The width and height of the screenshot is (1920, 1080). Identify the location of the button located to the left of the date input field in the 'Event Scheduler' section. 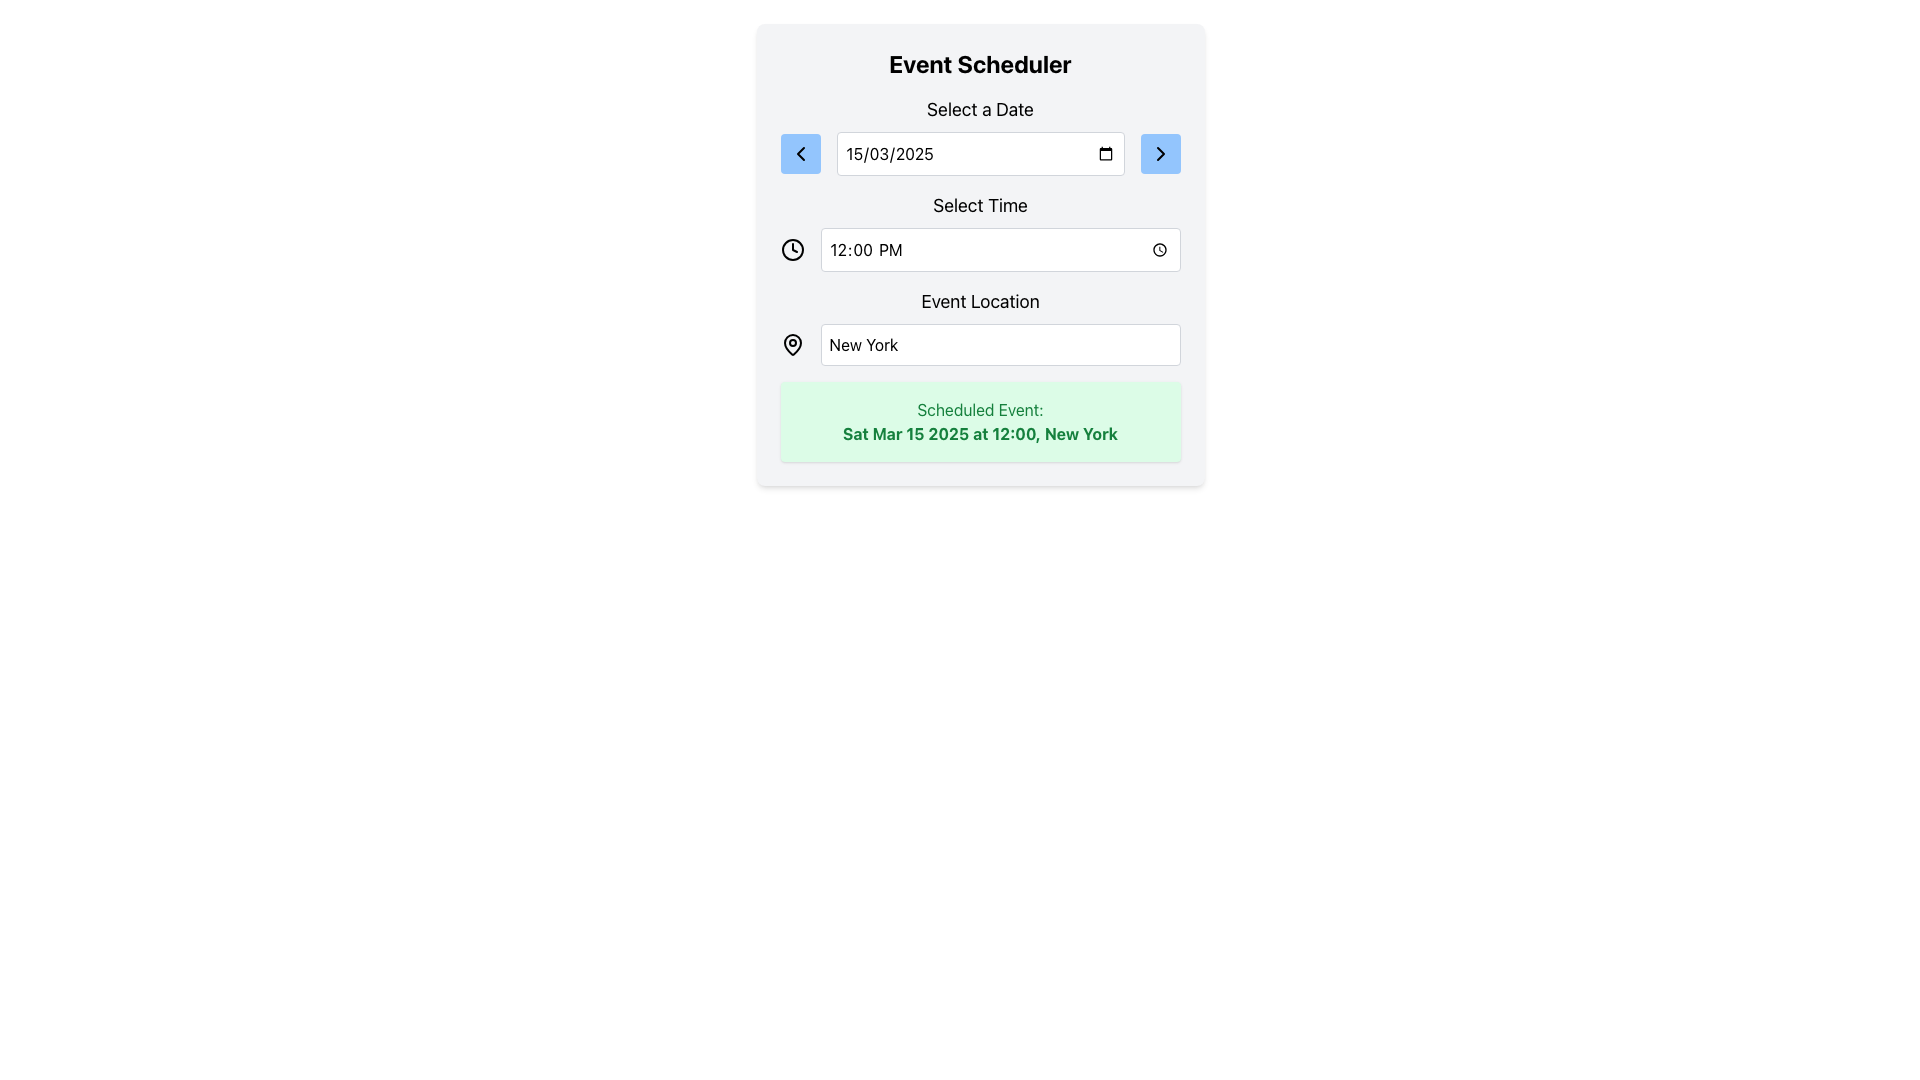
(800, 153).